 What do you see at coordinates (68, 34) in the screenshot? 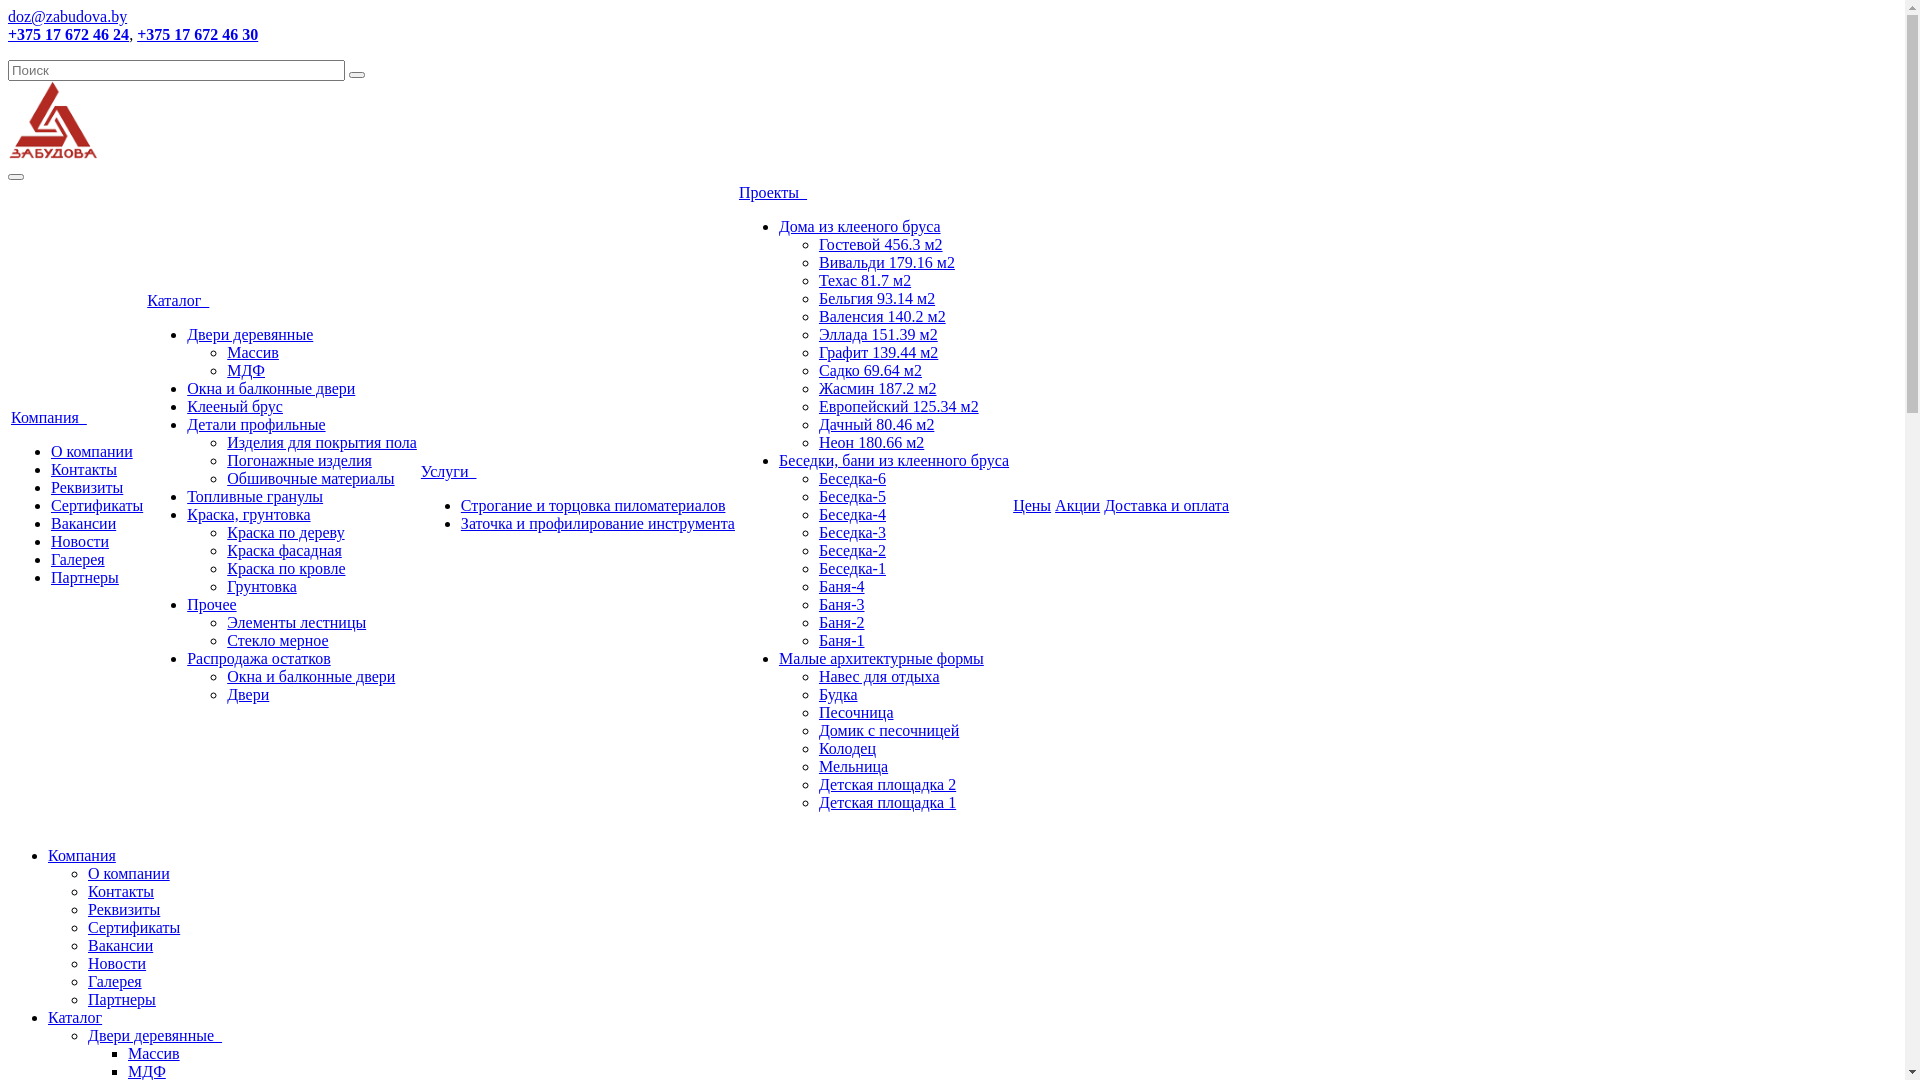
I see `'+375 17 672 46 24'` at bounding box center [68, 34].